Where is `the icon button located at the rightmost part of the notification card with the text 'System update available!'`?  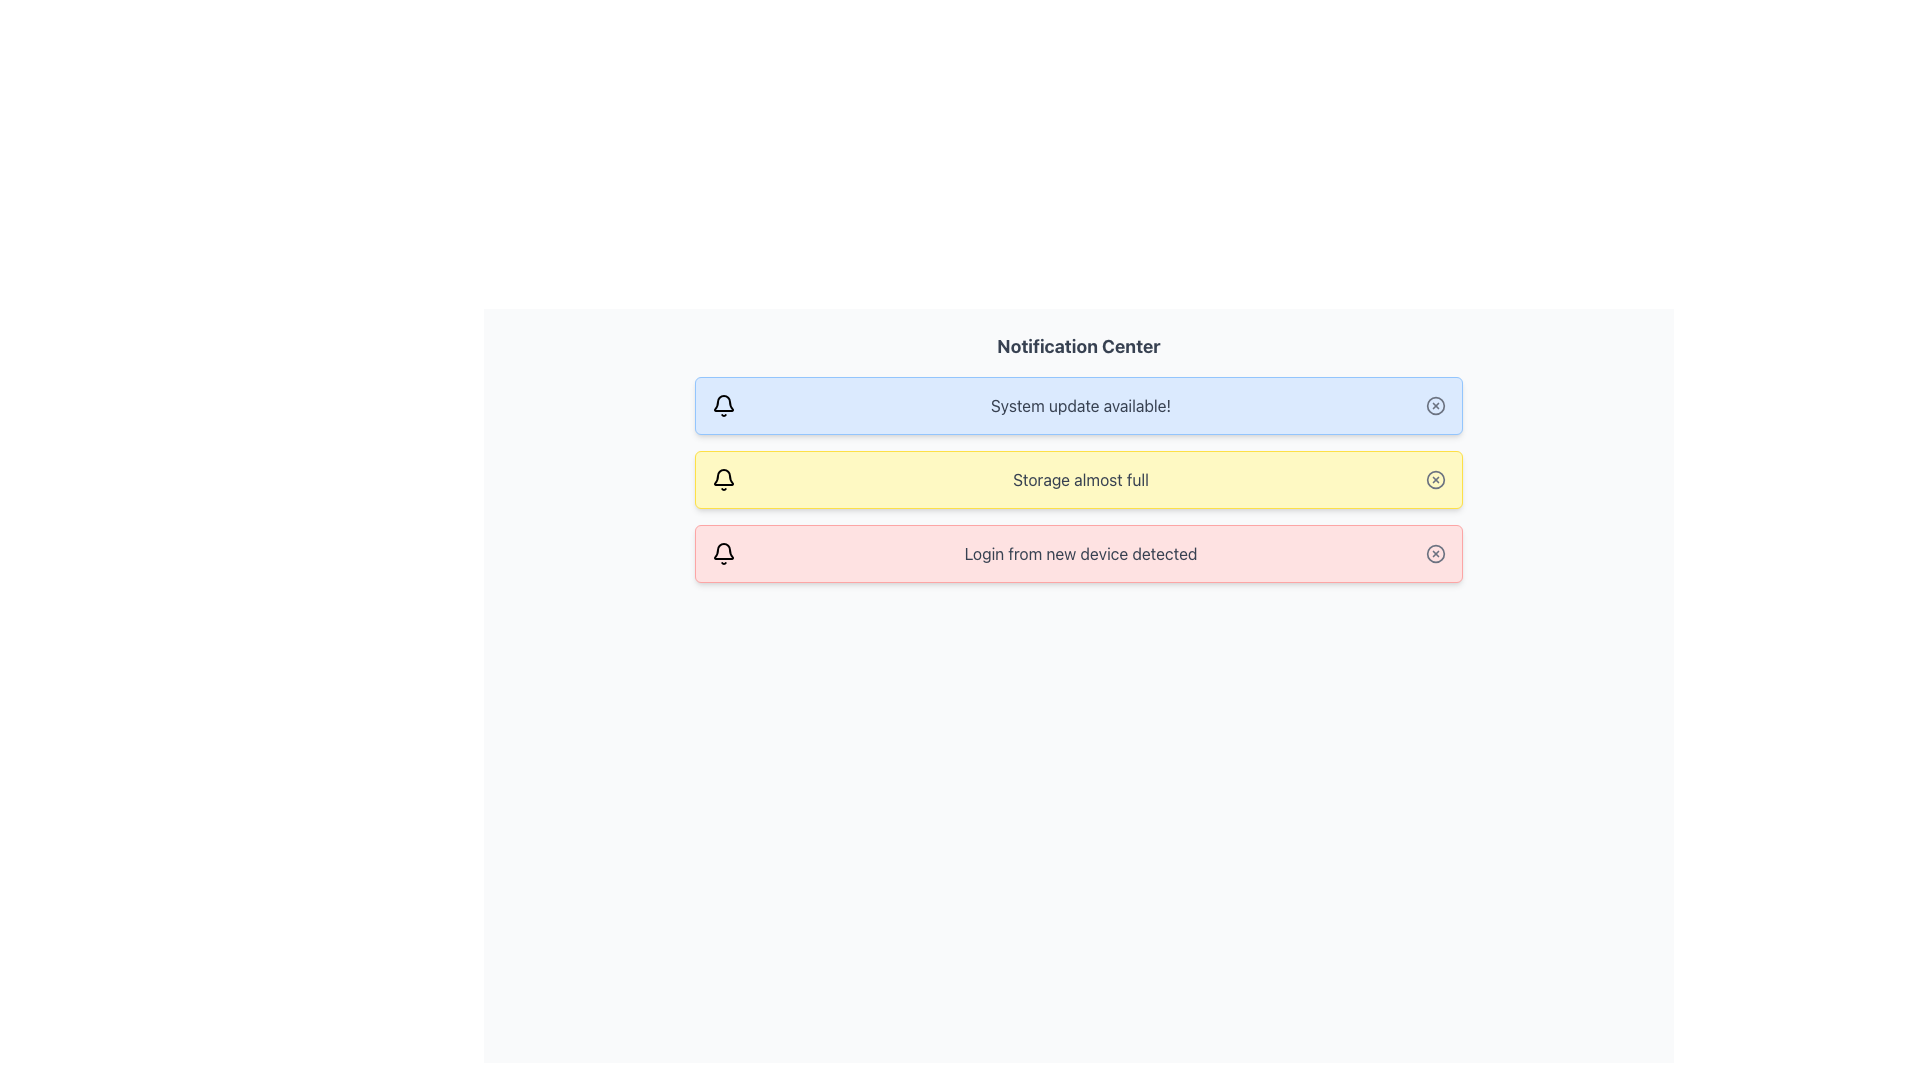
the icon button located at the rightmost part of the notification card with the text 'System update available!' is located at coordinates (1434, 405).